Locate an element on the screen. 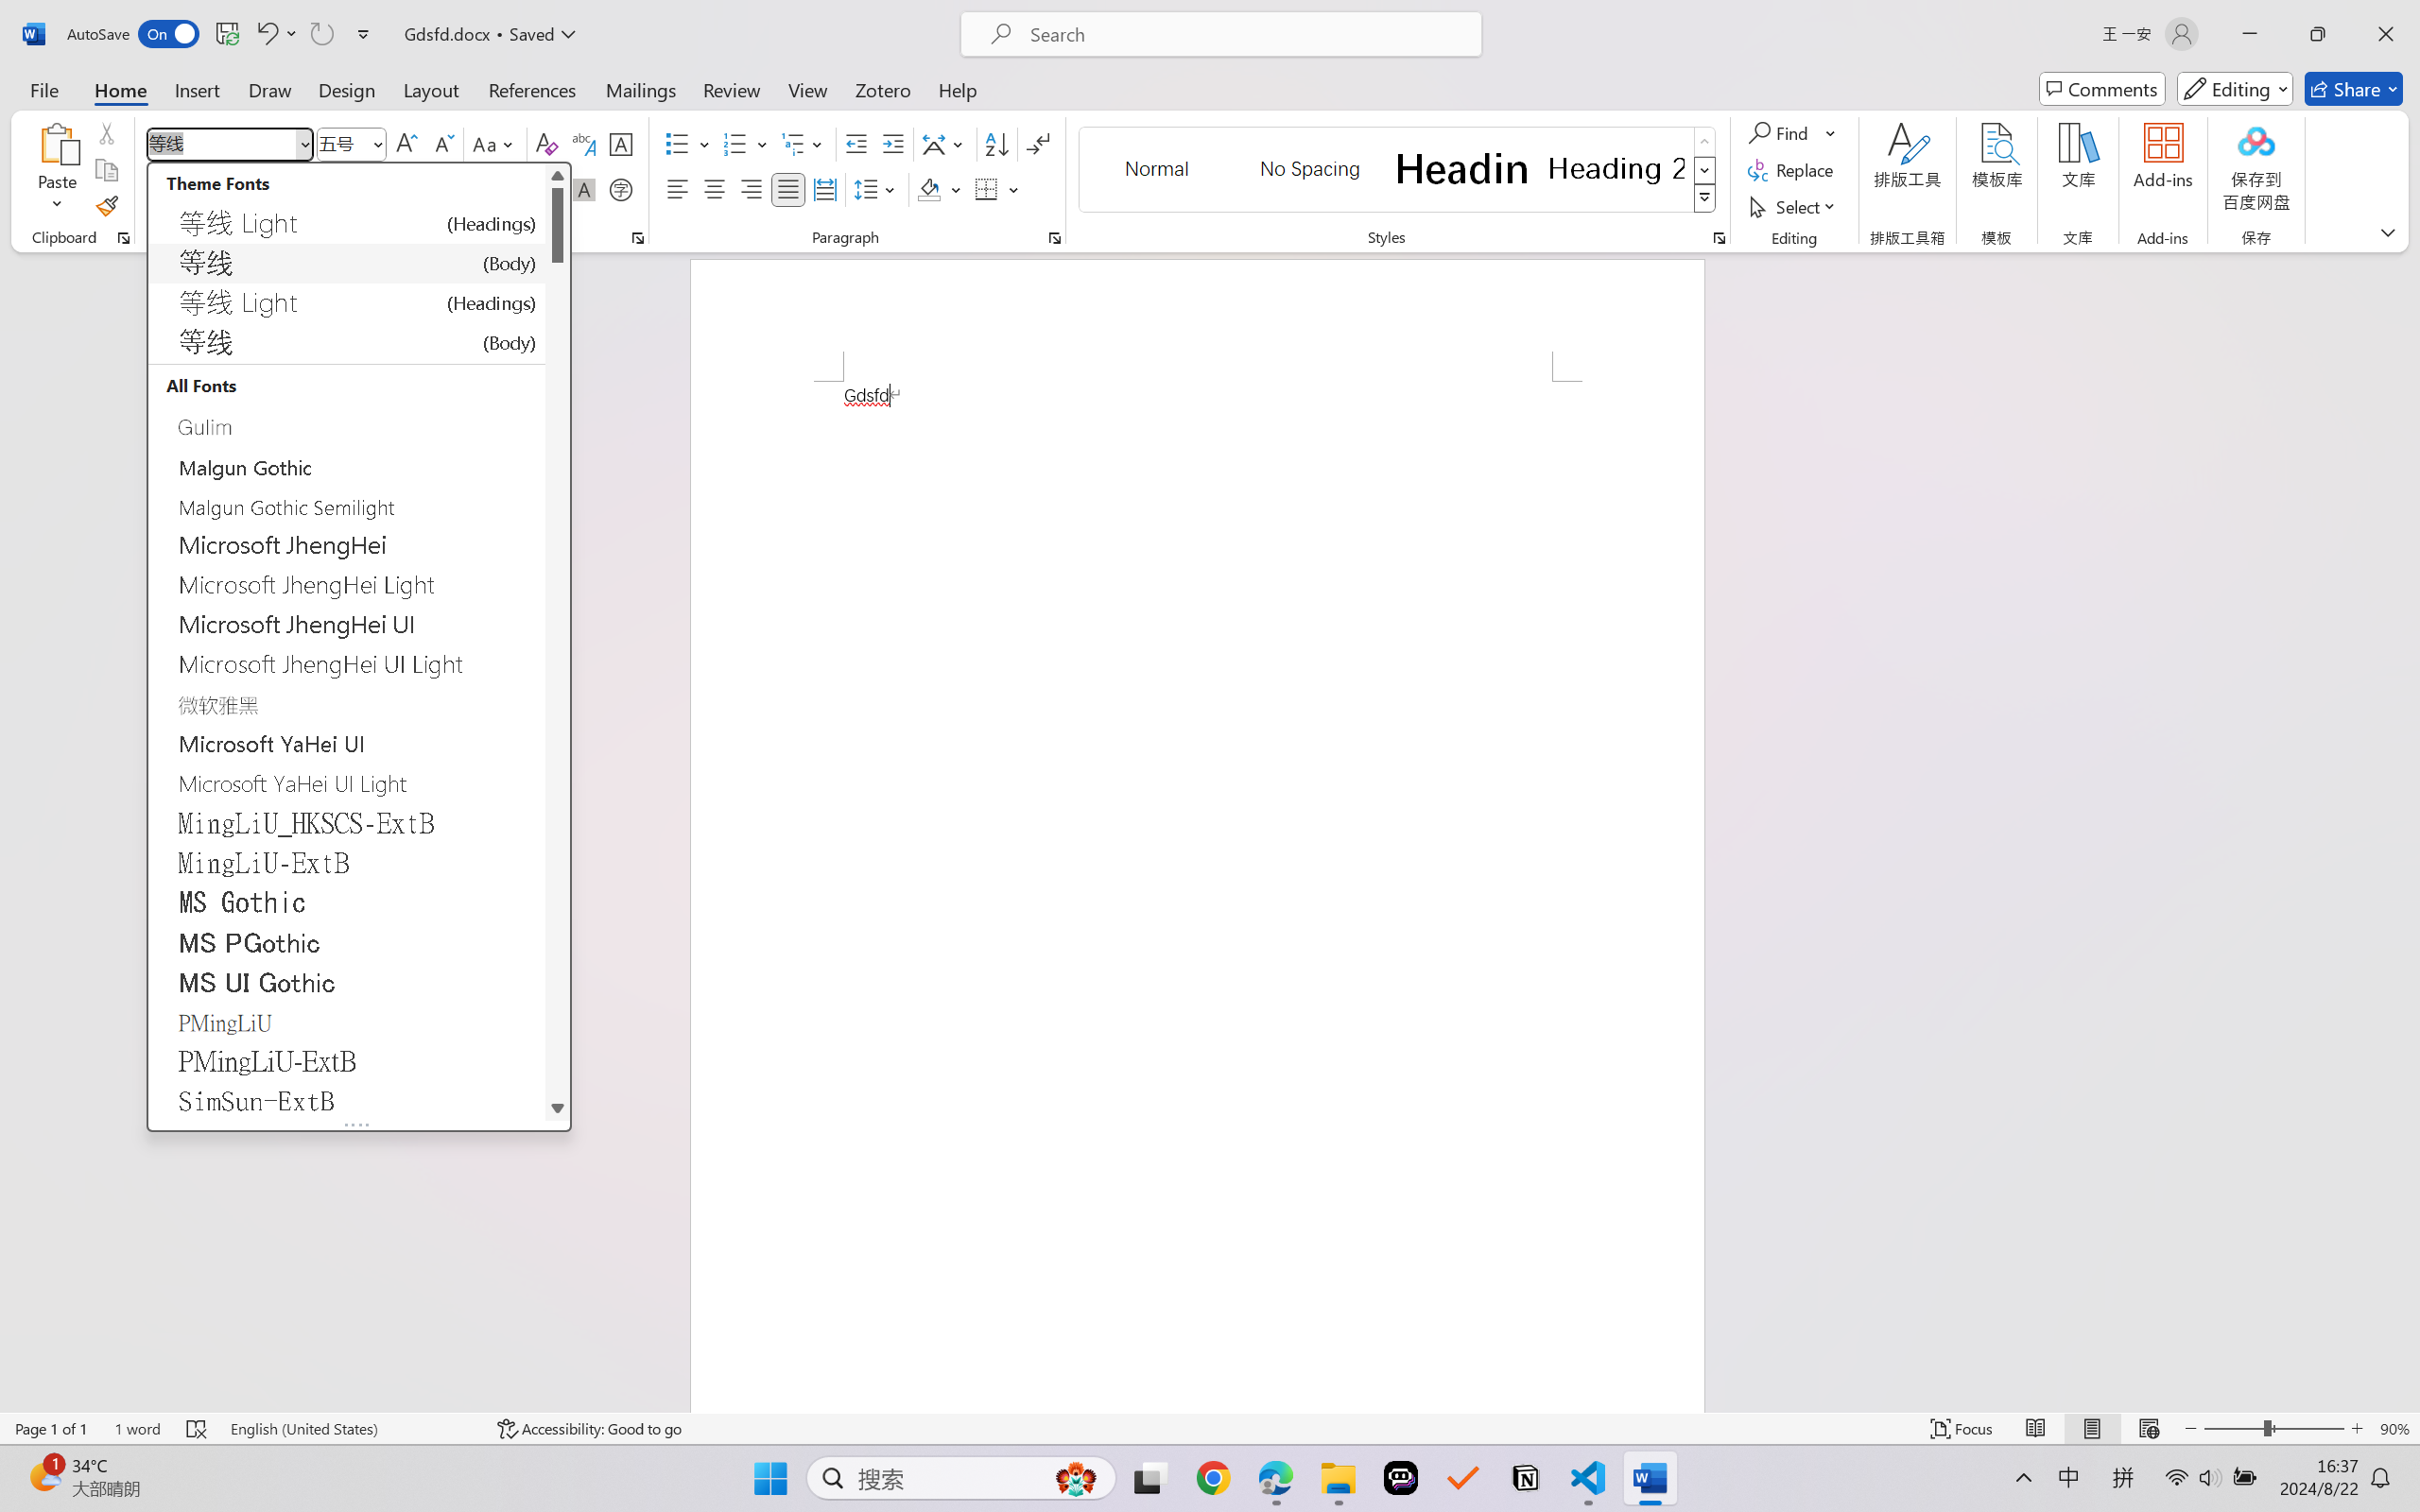 This screenshot has height=1512, width=2420. 'Grow Font' is located at coordinates (406, 144).